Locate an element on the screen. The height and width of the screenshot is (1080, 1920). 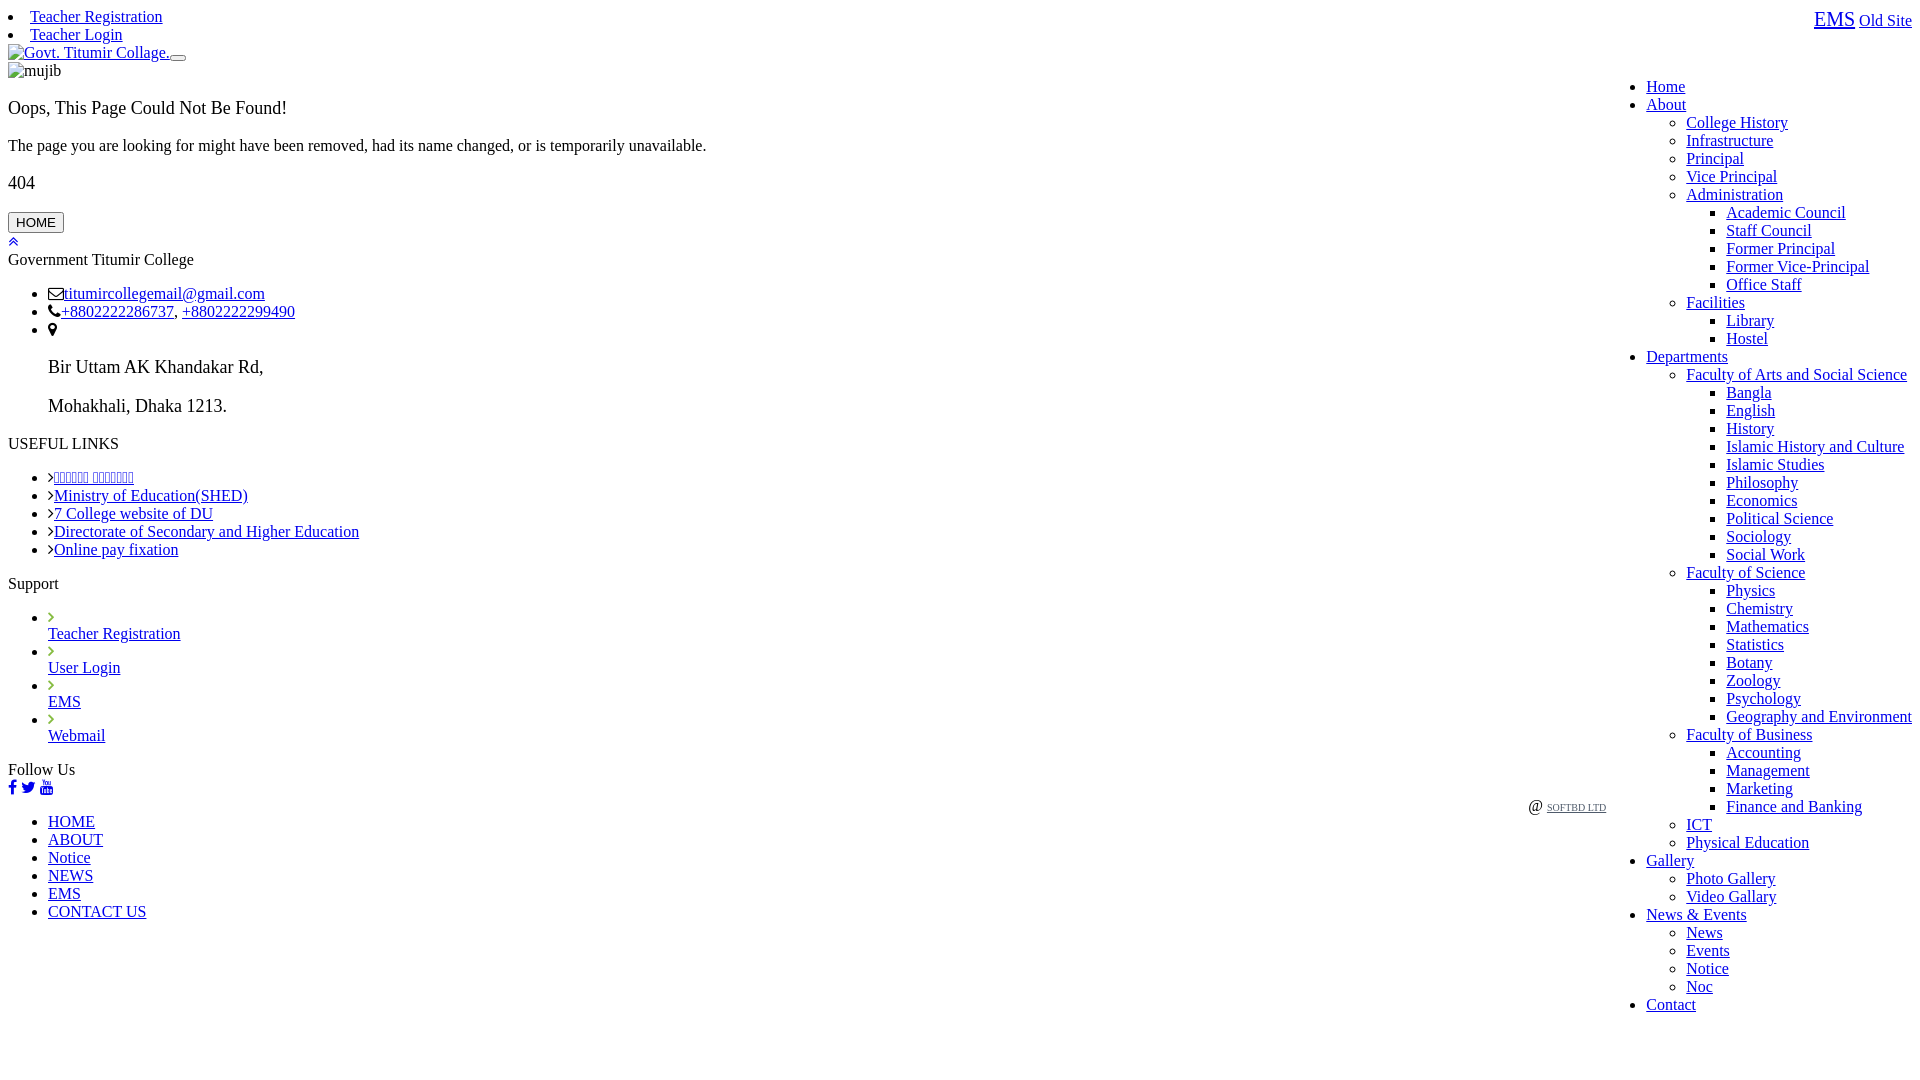
'Finance and Banking' is located at coordinates (1794, 805).